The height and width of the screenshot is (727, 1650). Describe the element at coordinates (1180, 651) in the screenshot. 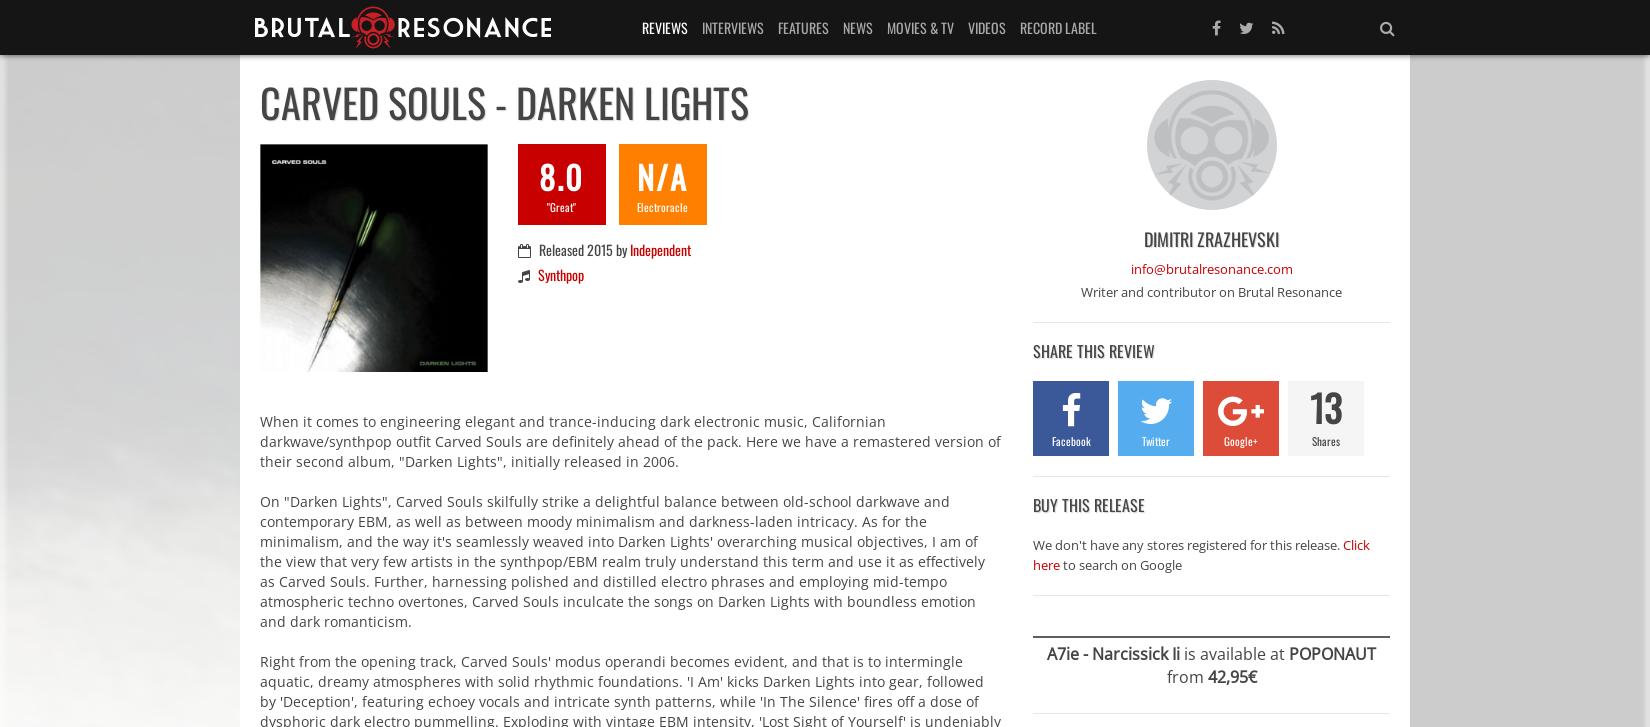

I see `'is available at'` at that location.